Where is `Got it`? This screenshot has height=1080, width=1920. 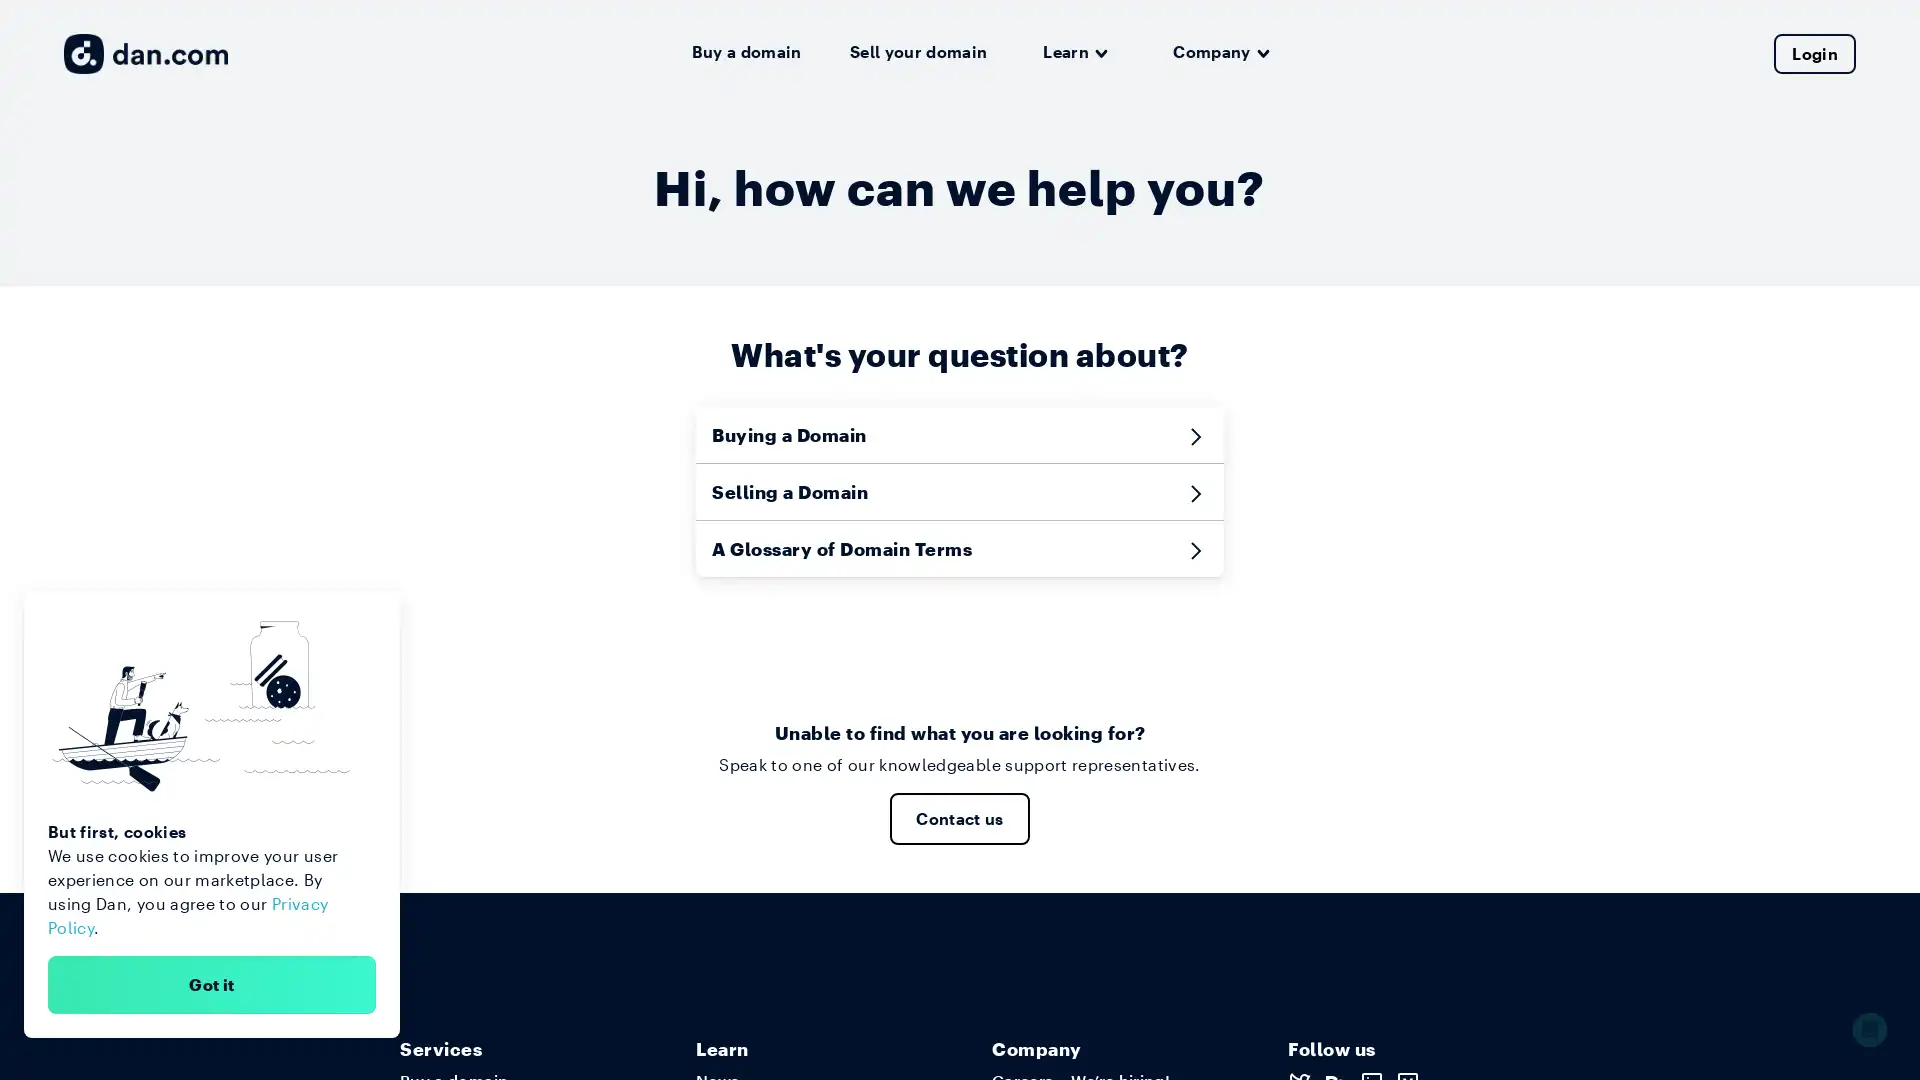 Got it is located at coordinates (211, 983).